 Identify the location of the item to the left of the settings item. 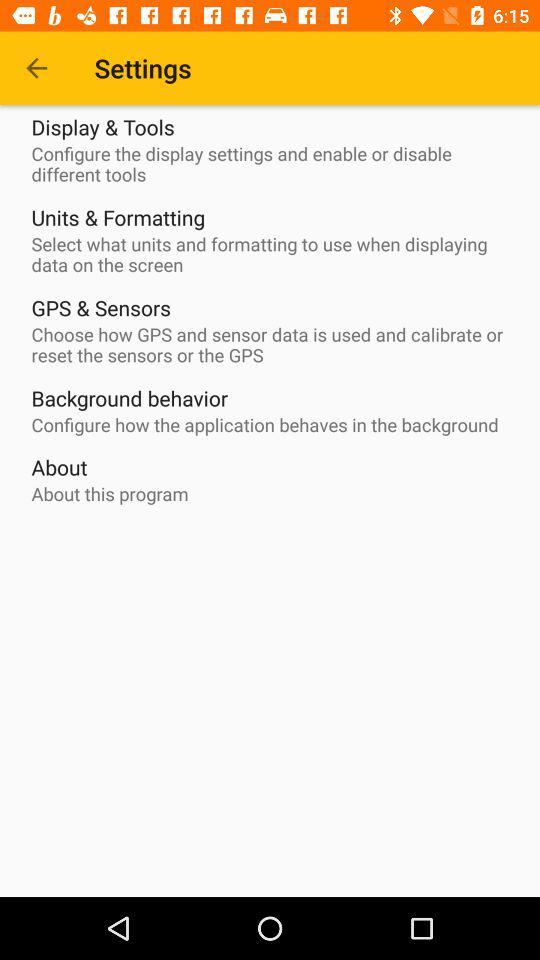
(36, 68).